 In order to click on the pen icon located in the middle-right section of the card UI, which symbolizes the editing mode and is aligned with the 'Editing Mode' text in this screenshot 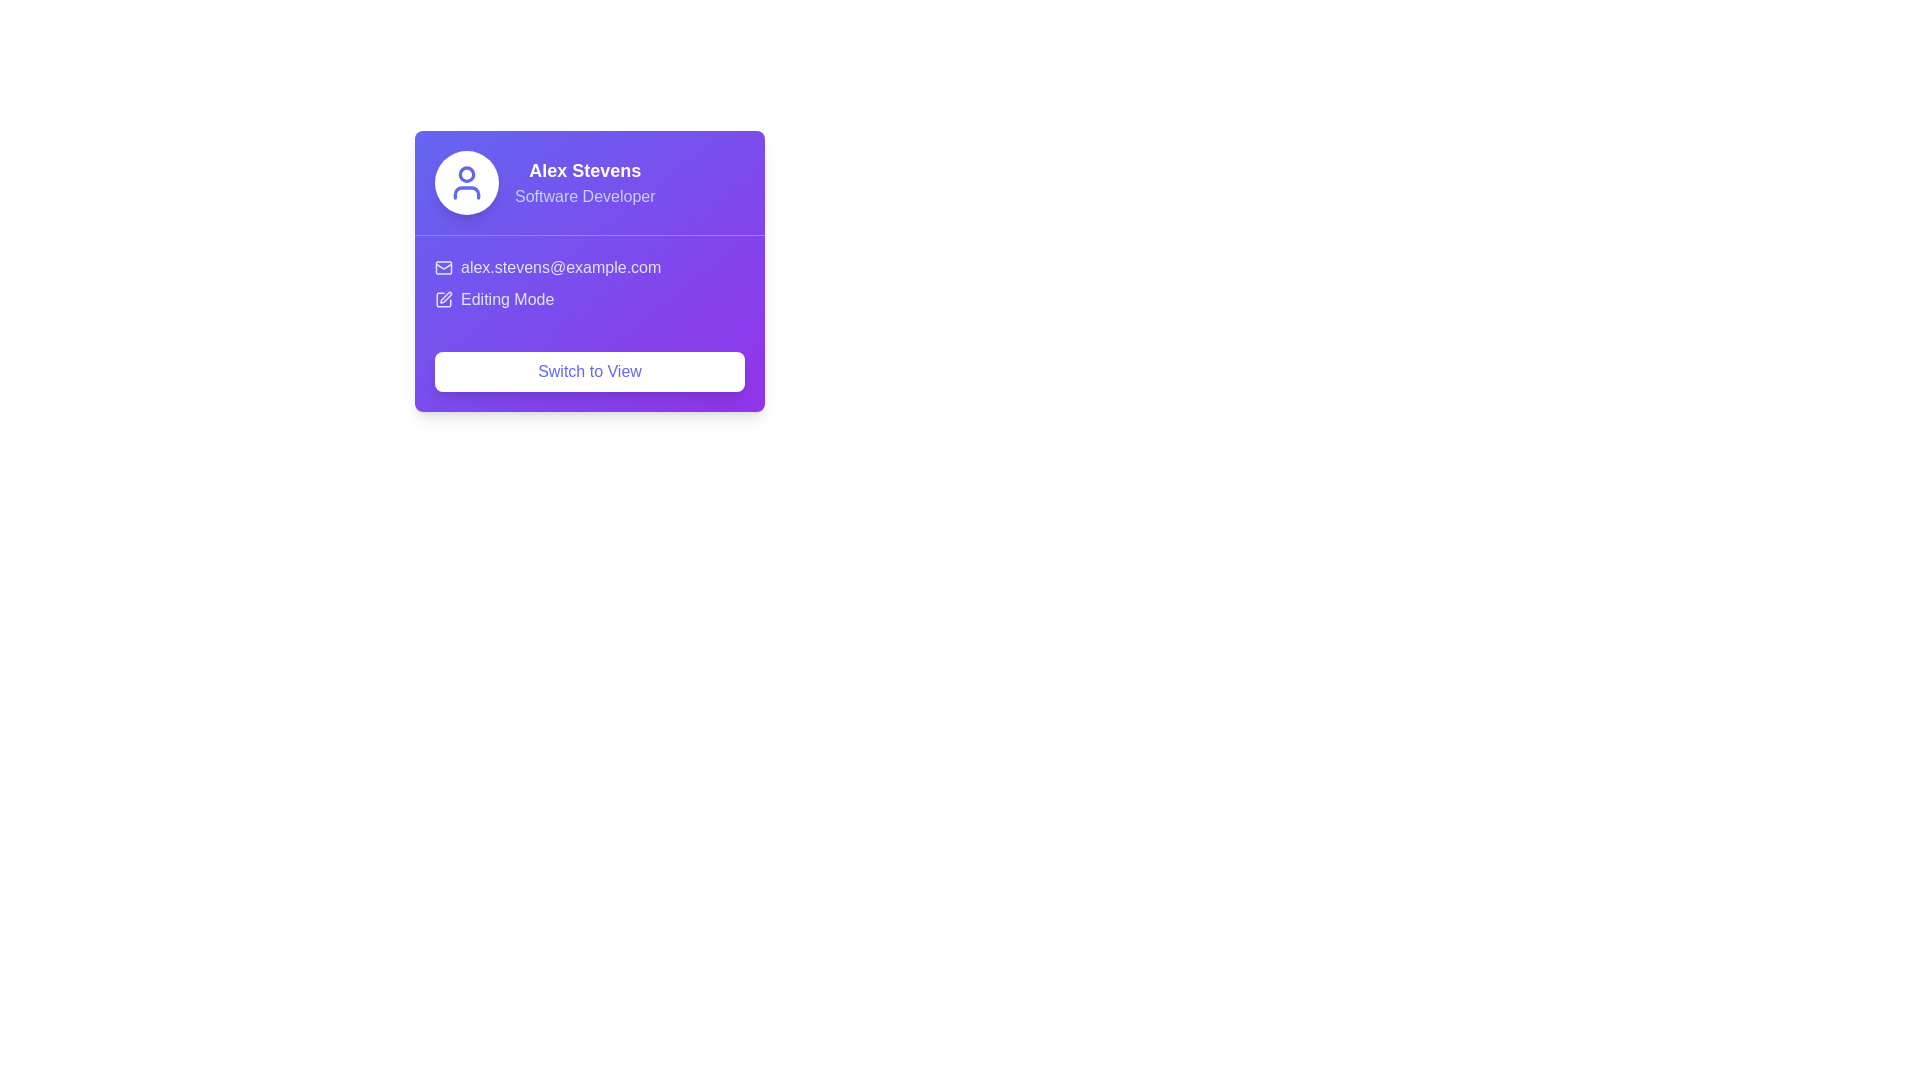, I will do `click(445, 297)`.